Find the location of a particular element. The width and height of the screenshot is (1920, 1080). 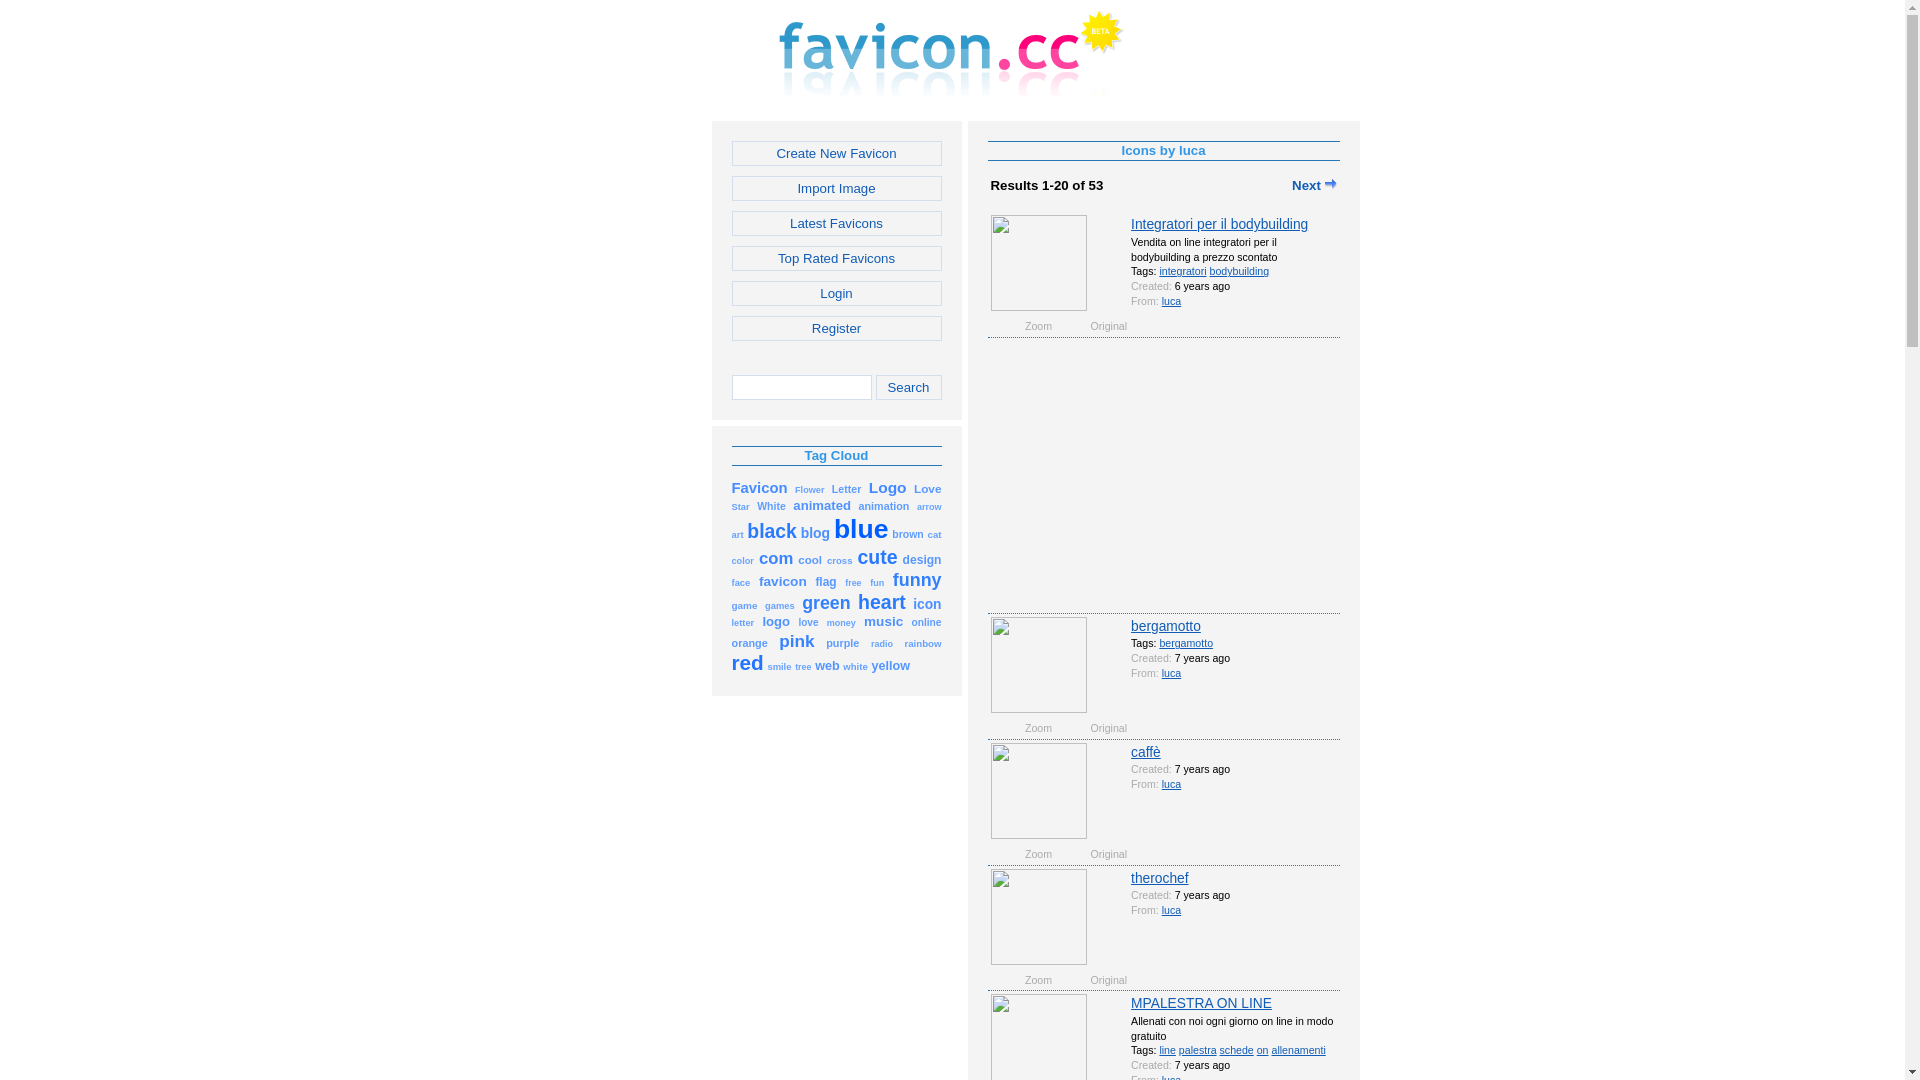

'Flower' is located at coordinates (810, 488).